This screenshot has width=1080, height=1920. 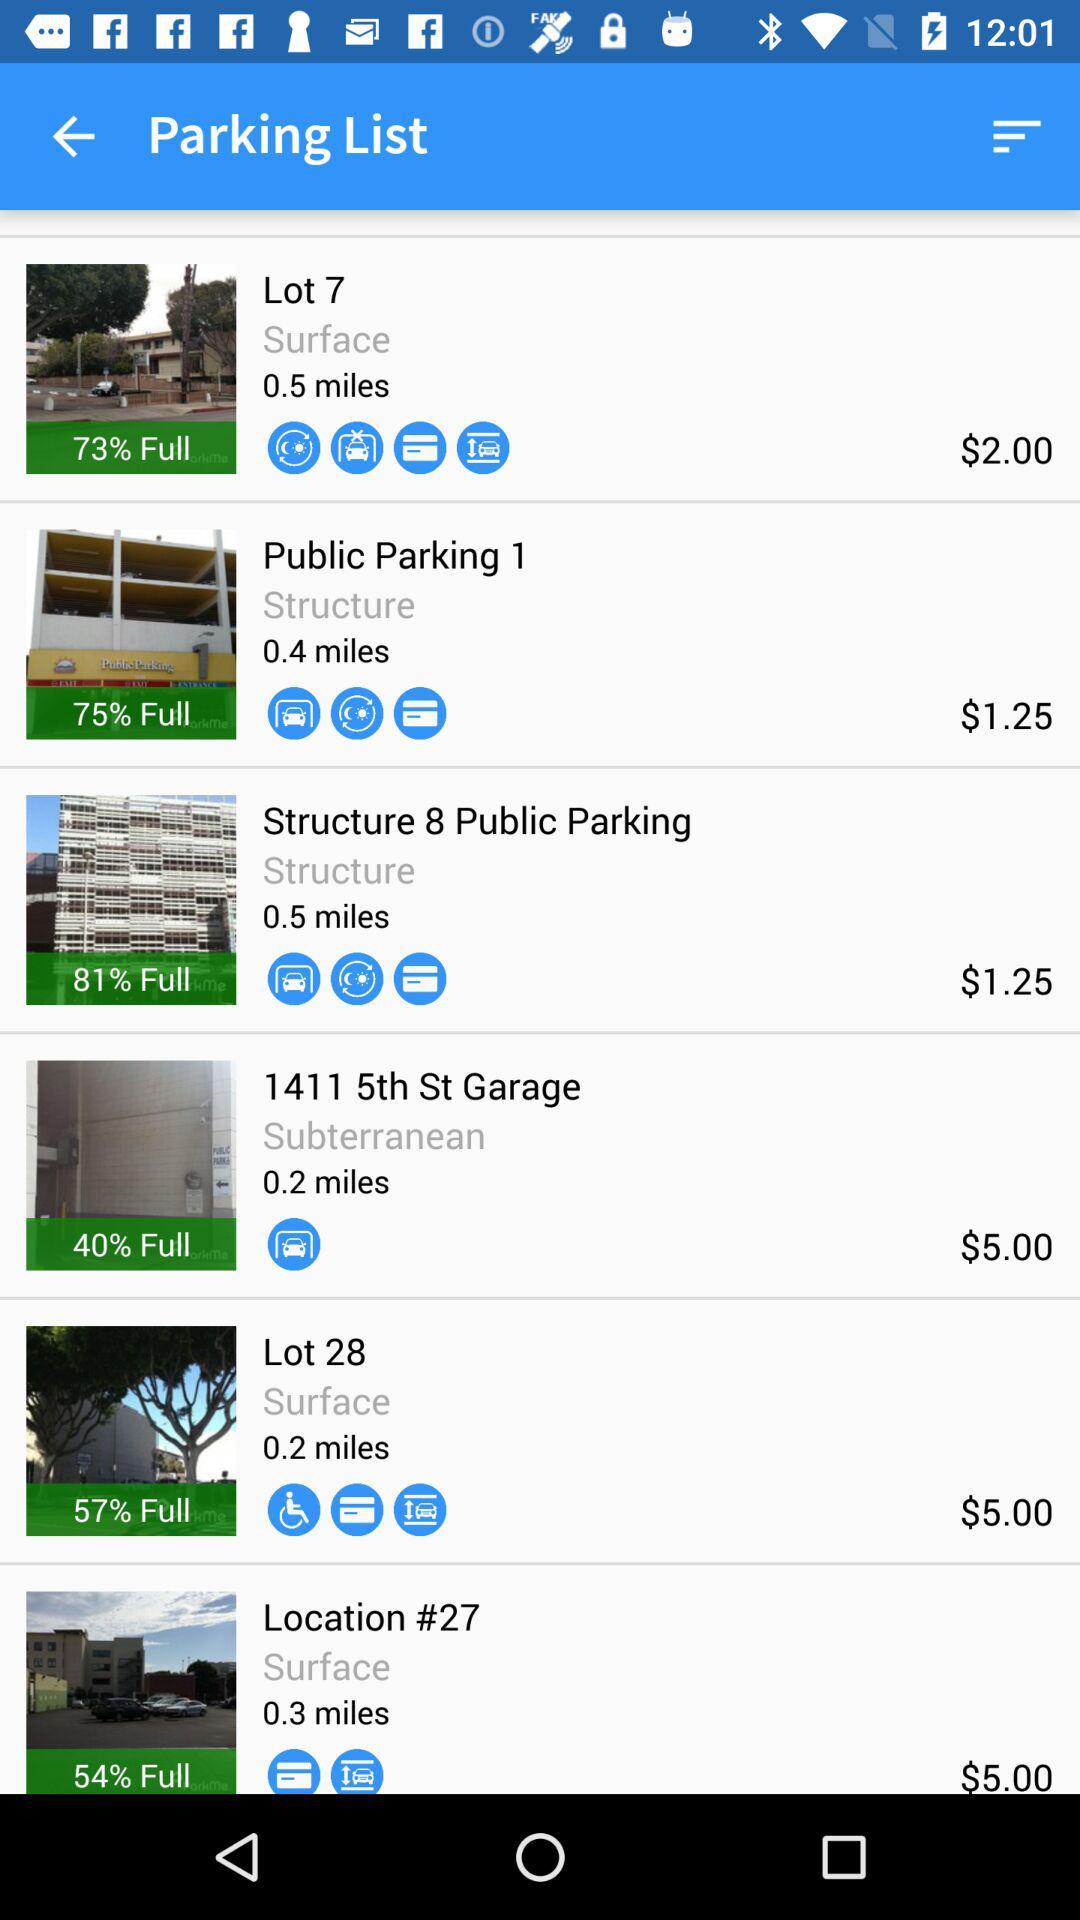 I want to click on the icon next to the 0.4 miles, so click(x=419, y=713).